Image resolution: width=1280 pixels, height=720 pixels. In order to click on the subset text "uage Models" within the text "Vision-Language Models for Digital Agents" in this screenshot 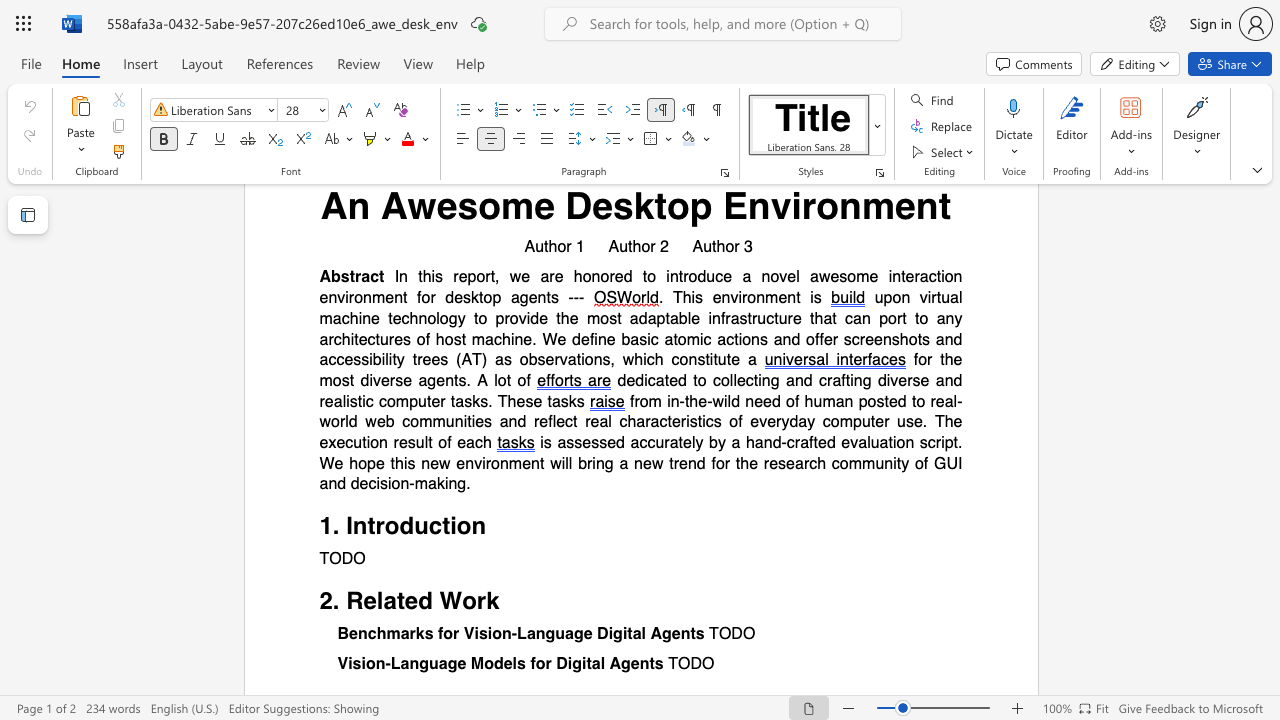, I will do `click(428, 664)`.